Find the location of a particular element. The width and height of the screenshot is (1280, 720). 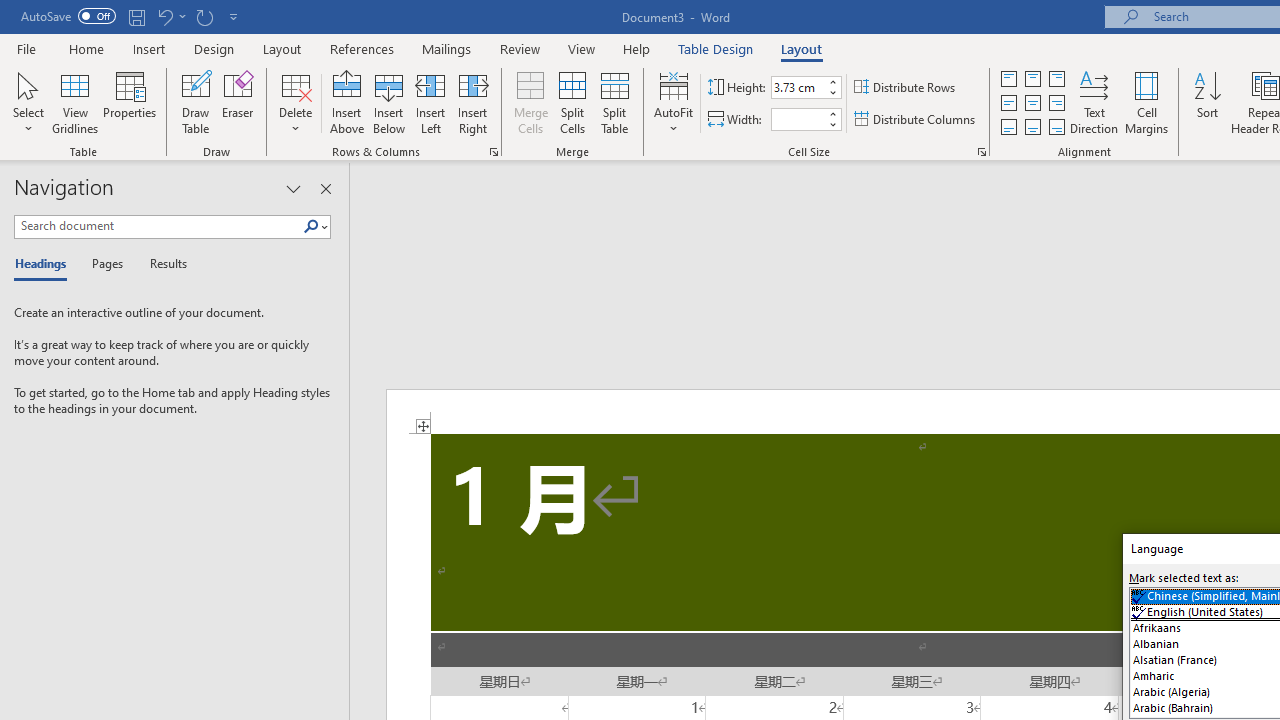

'Table Column Width' is located at coordinates (797, 119).